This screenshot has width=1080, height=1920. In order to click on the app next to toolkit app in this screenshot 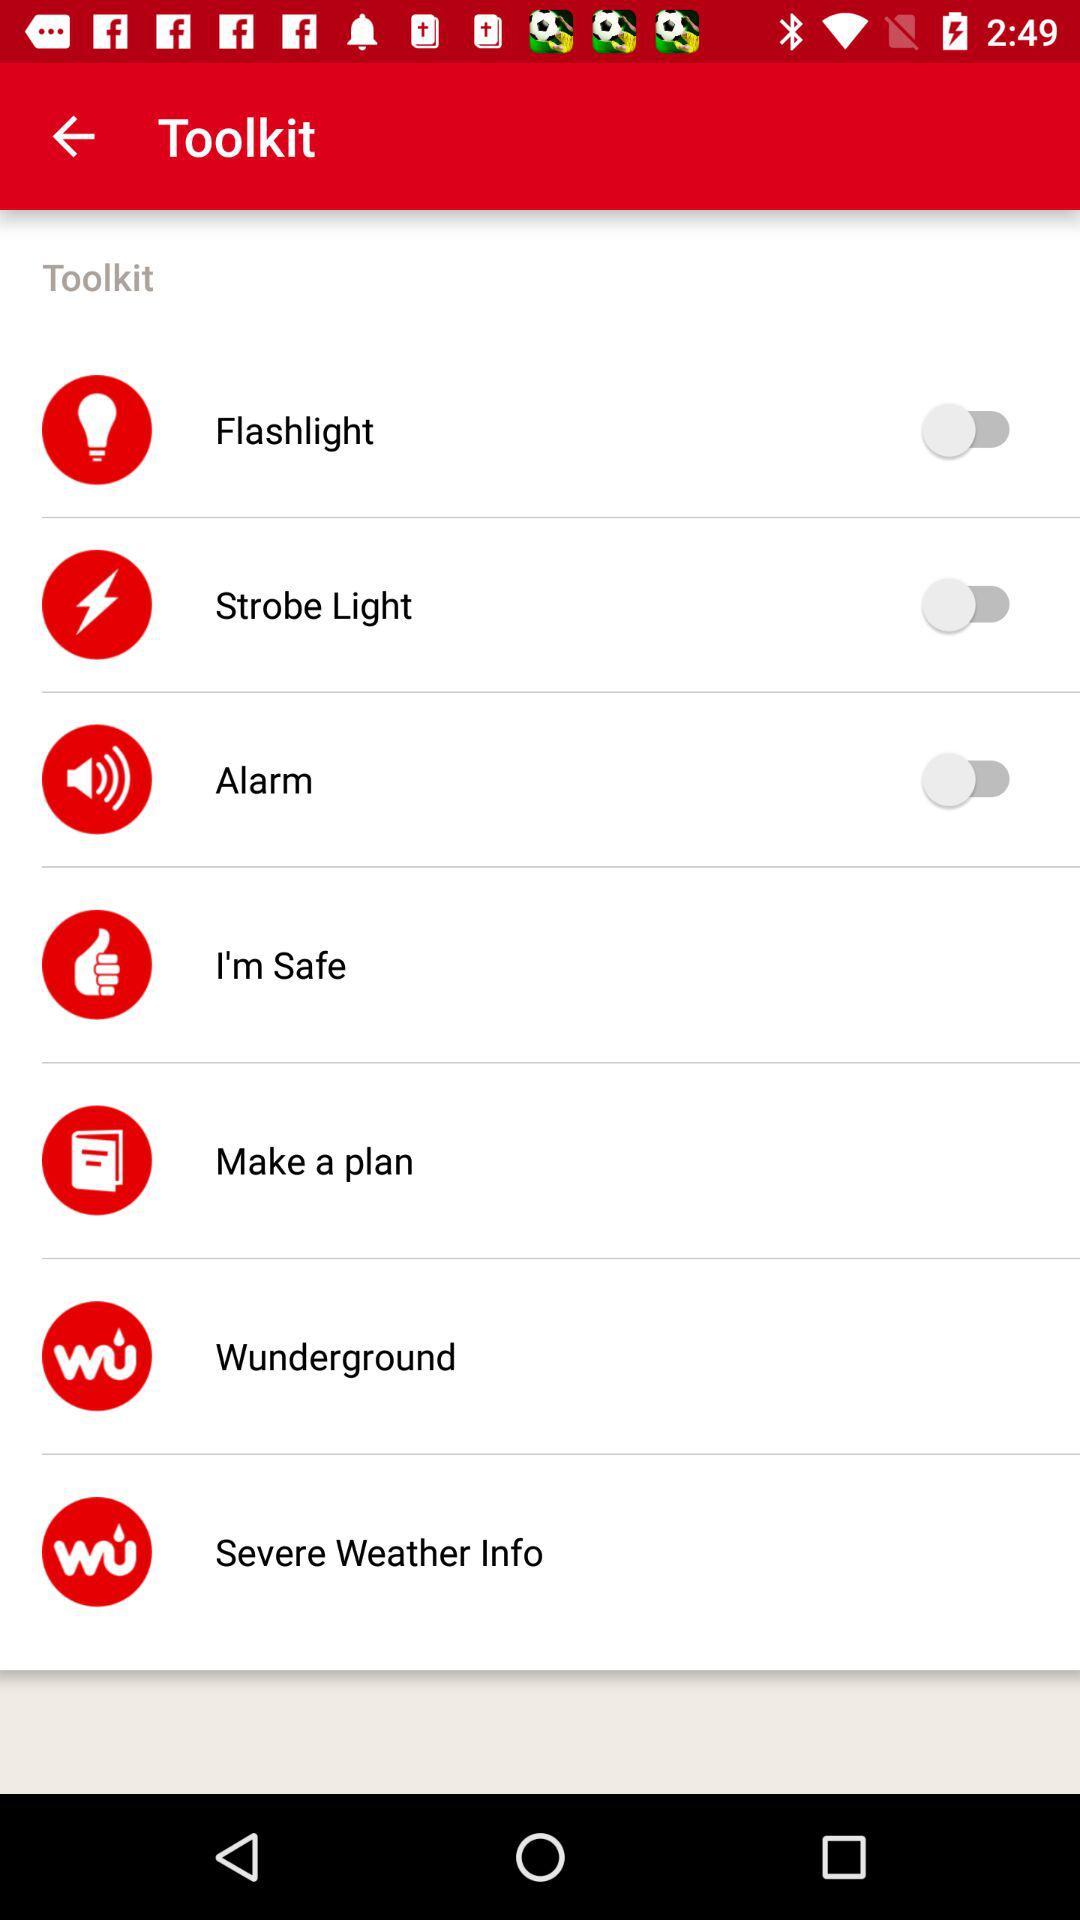, I will do `click(72, 135)`.